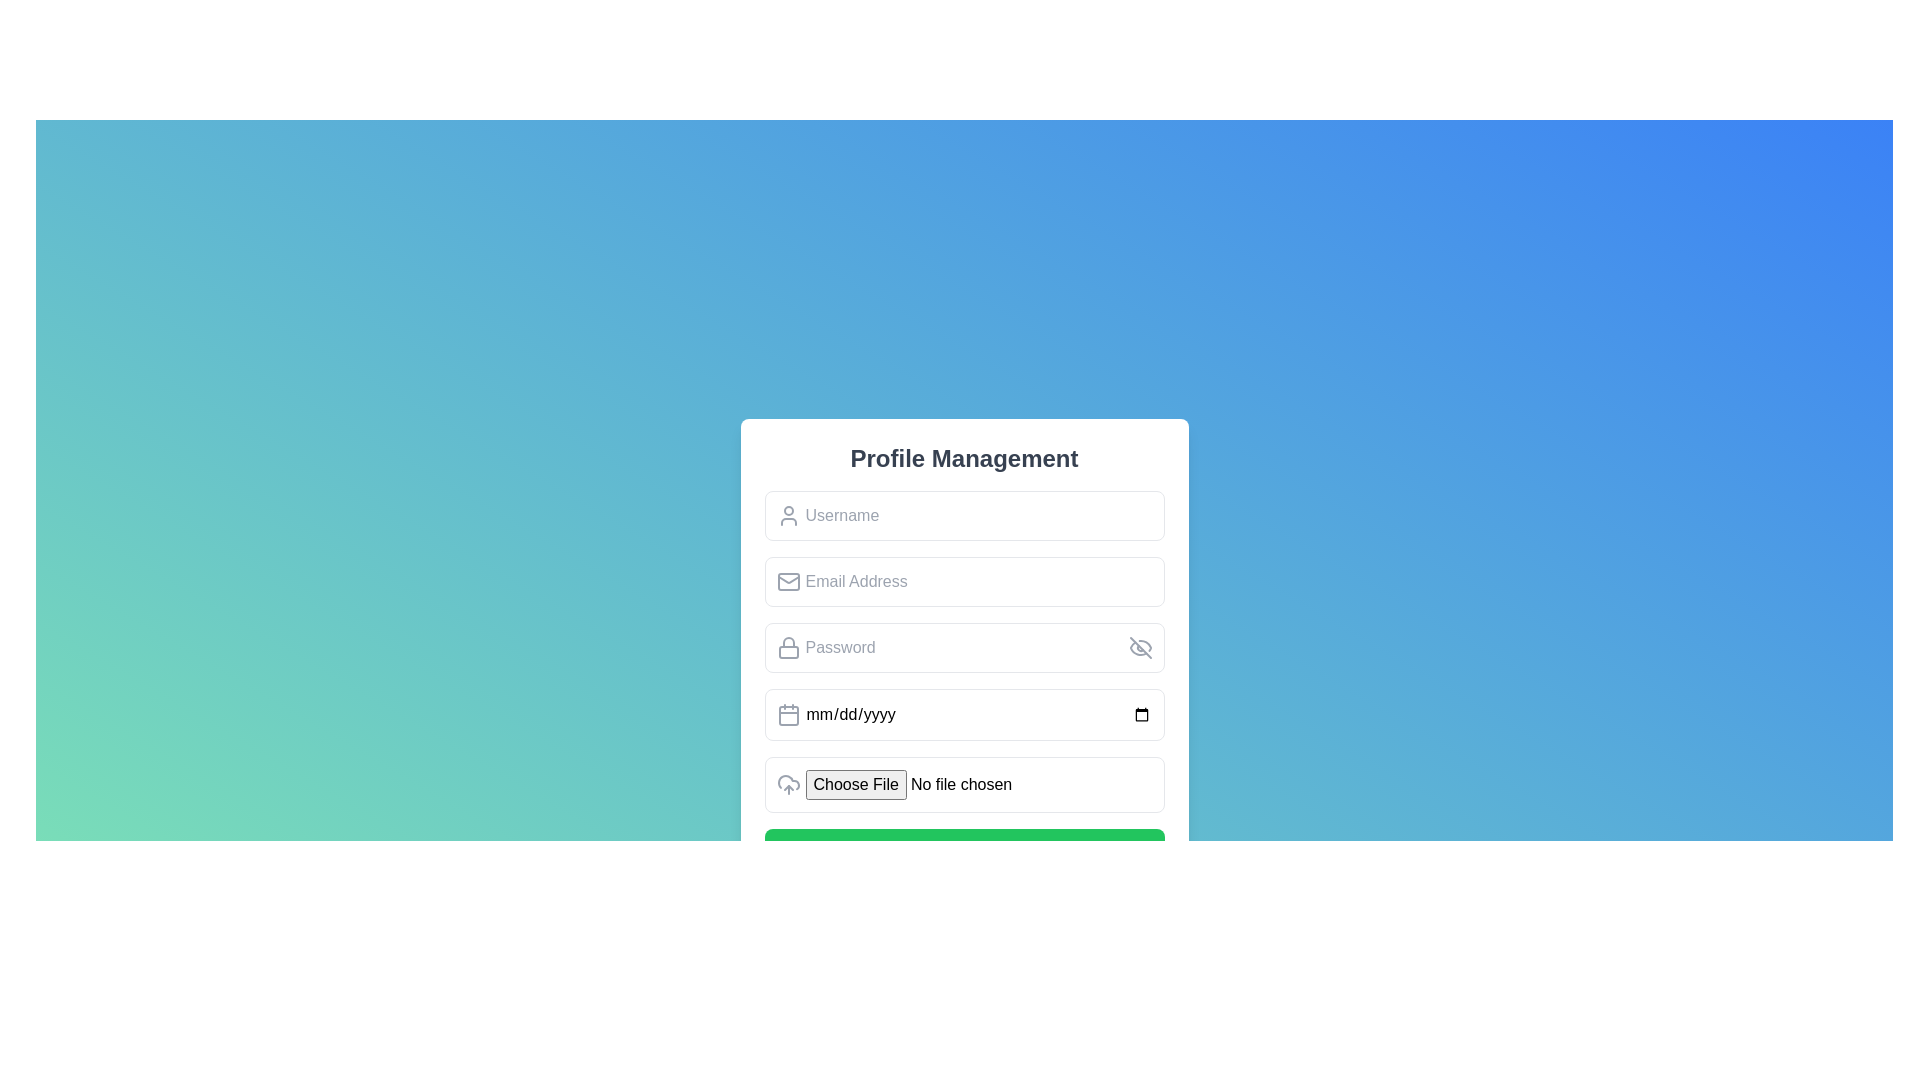 The height and width of the screenshot is (1080, 1920). Describe the element at coordinates (964, 459) in the screenshot. I see `header text 'Profile Management' displayed prominently in large, bold font at the top of the panel` at that location.